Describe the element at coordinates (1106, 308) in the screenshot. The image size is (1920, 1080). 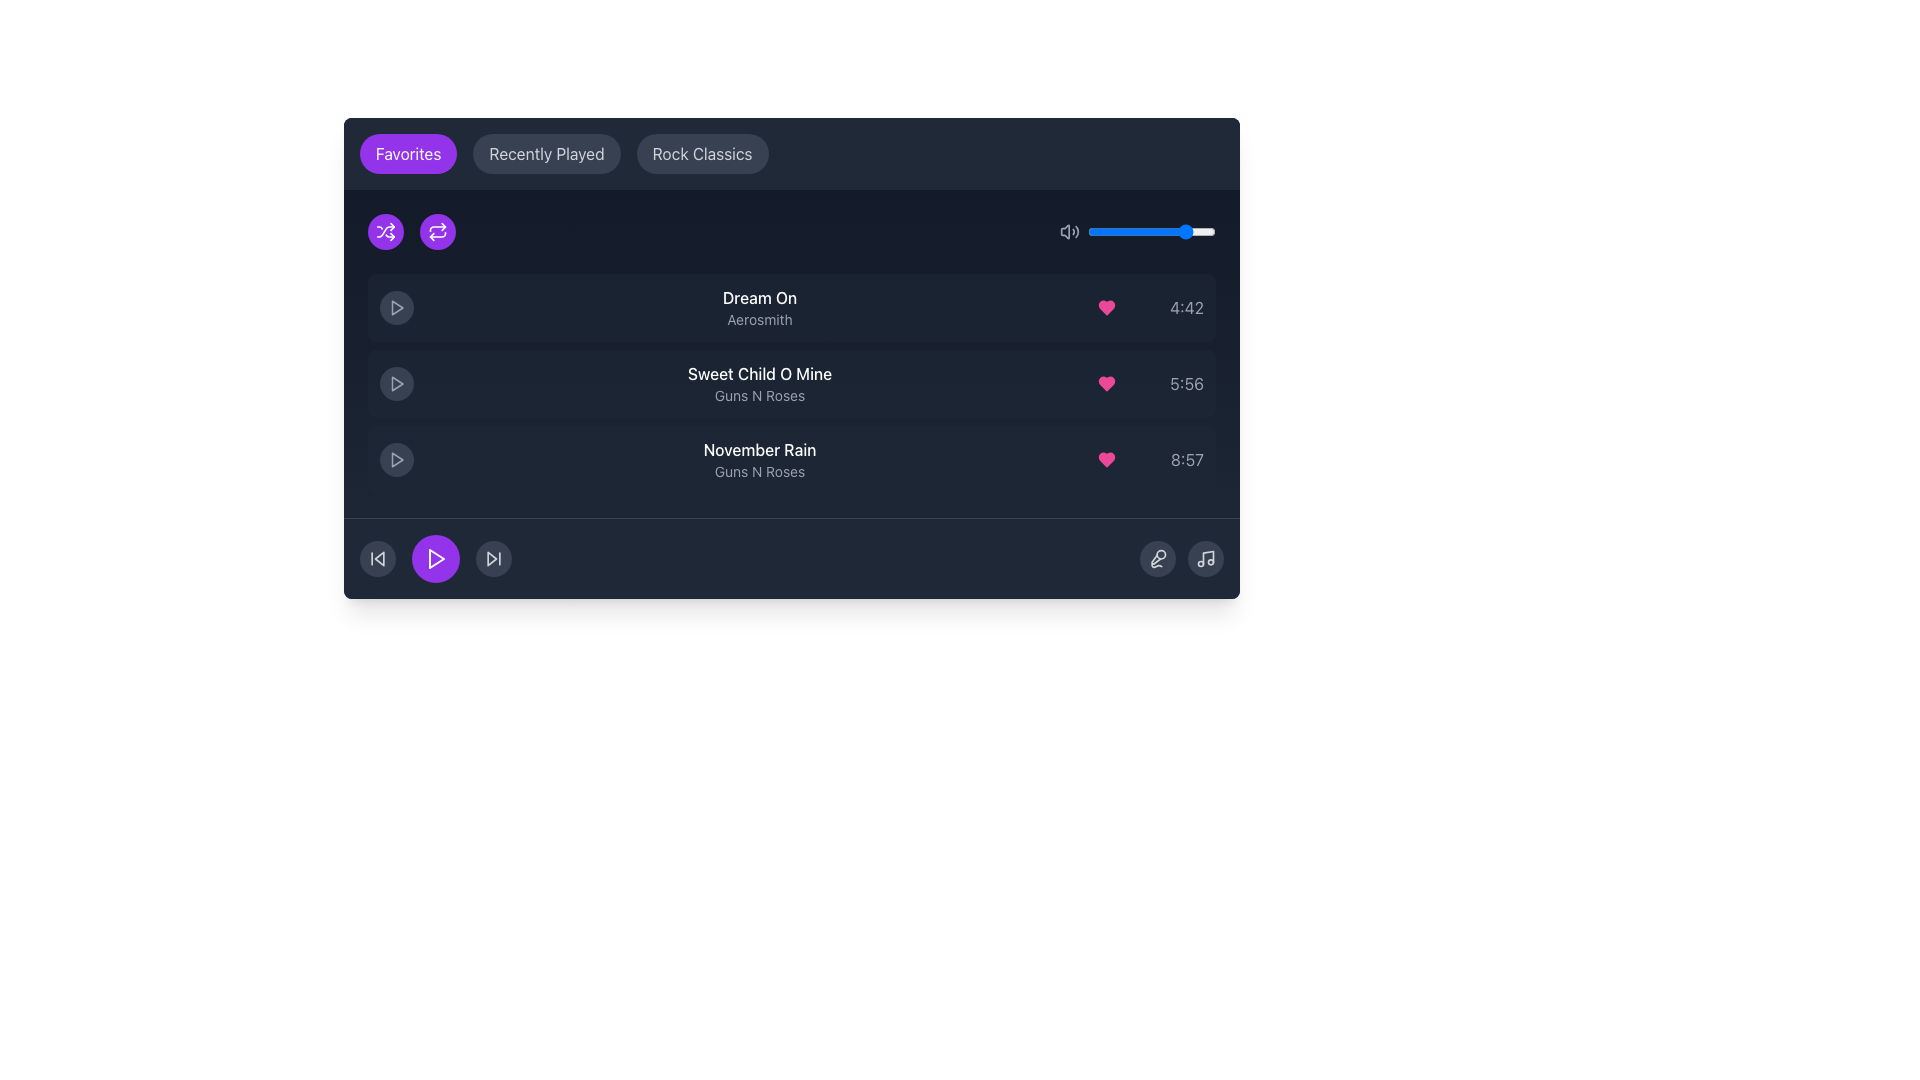
I see `the circular button with a pink heart icon located near the right edge of the first song row ('Dream On')` at that location.